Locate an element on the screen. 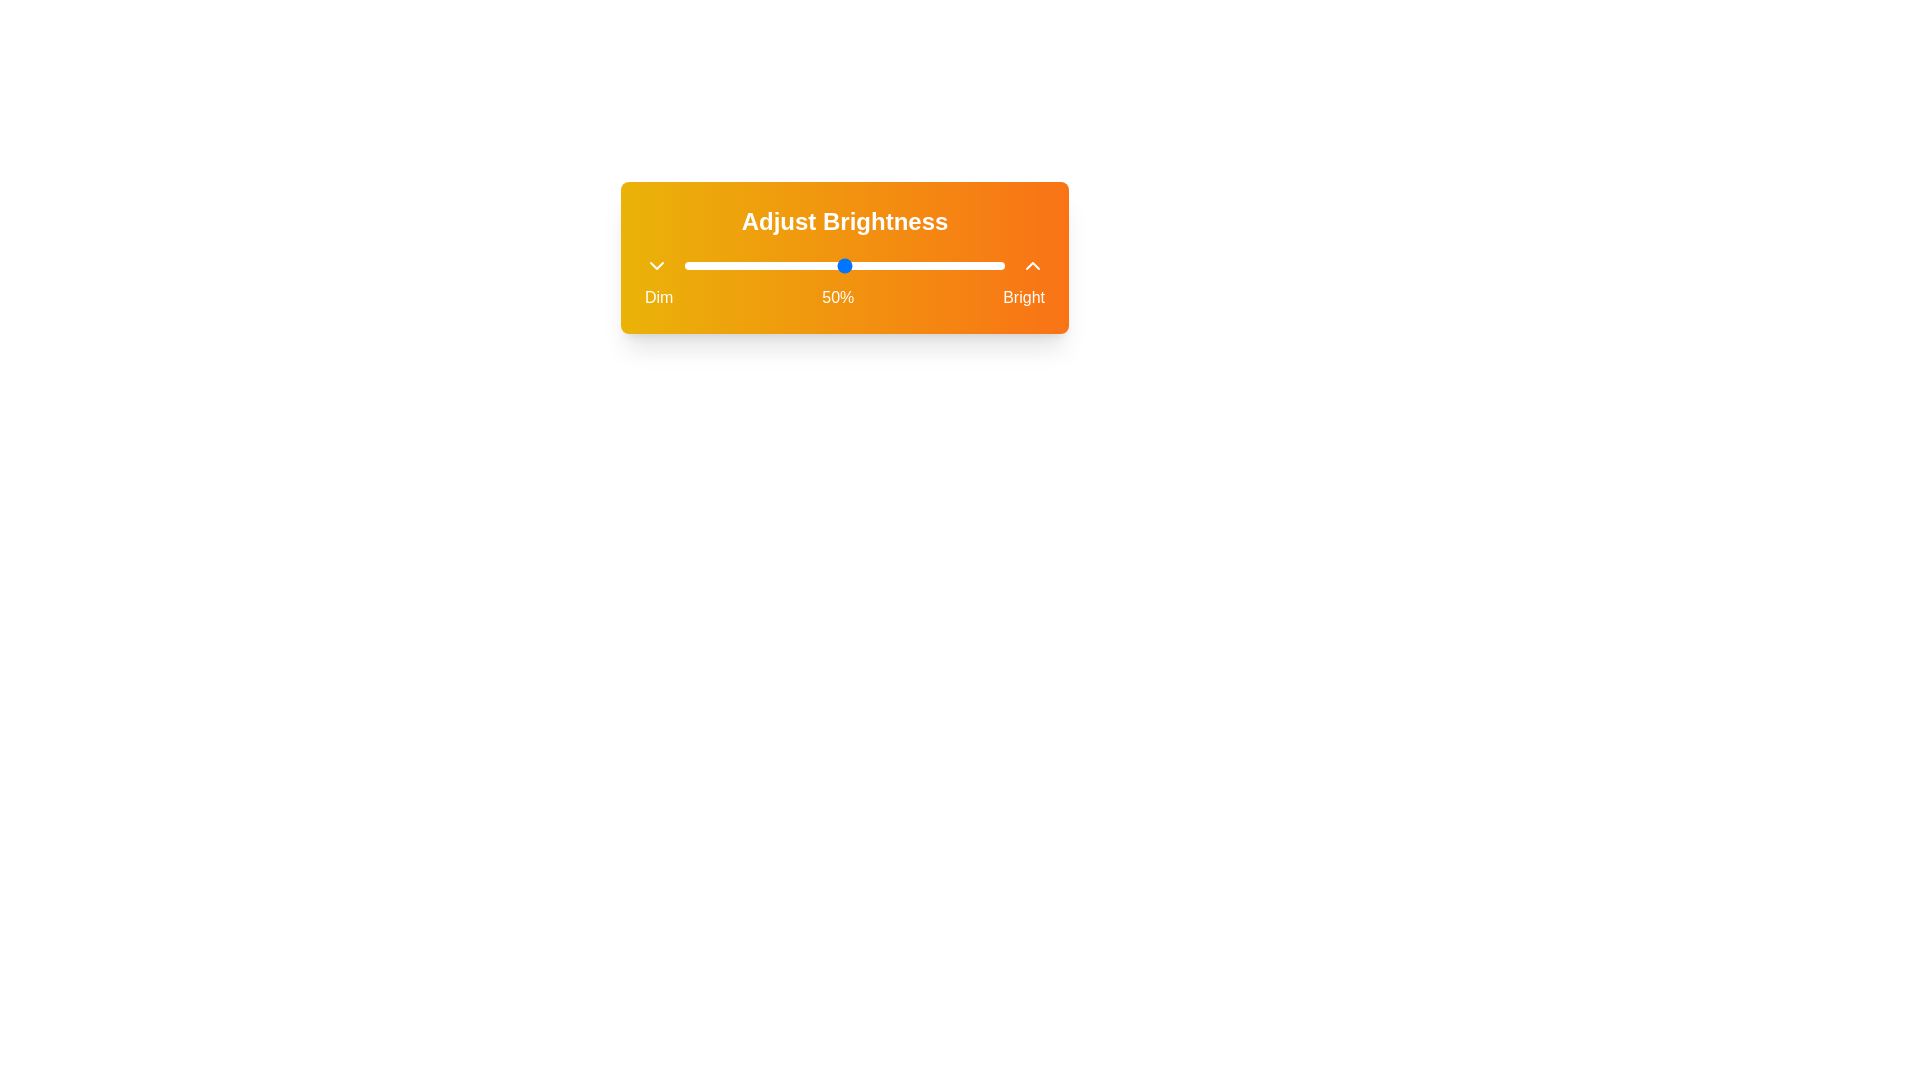 Image resolution: width=1920 pixels, height=1080 pixels. the label below the 'Adjust Brightness' text and slider that indicates levels 'Dim', '50%', and 'Bright' is located at coordinates (844, 297).